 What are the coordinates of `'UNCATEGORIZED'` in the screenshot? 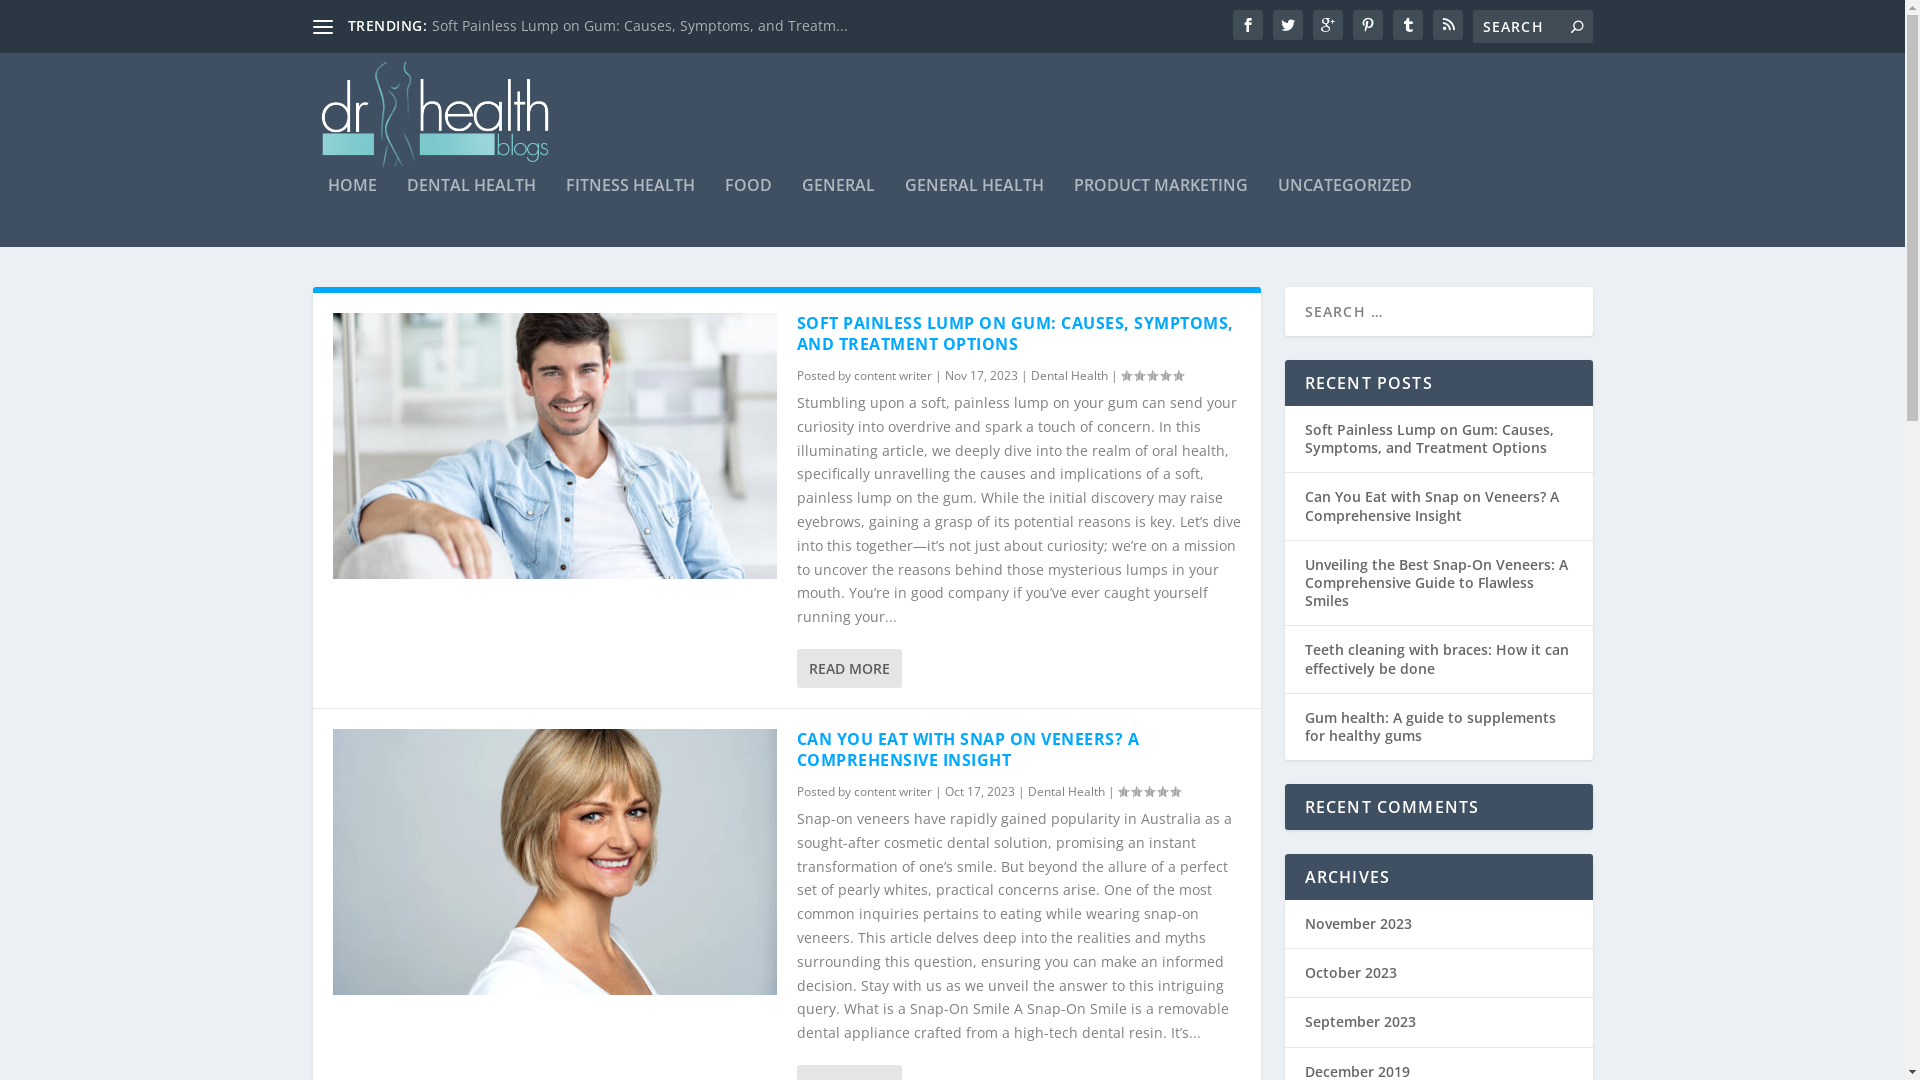 It's located at (1276, 212).